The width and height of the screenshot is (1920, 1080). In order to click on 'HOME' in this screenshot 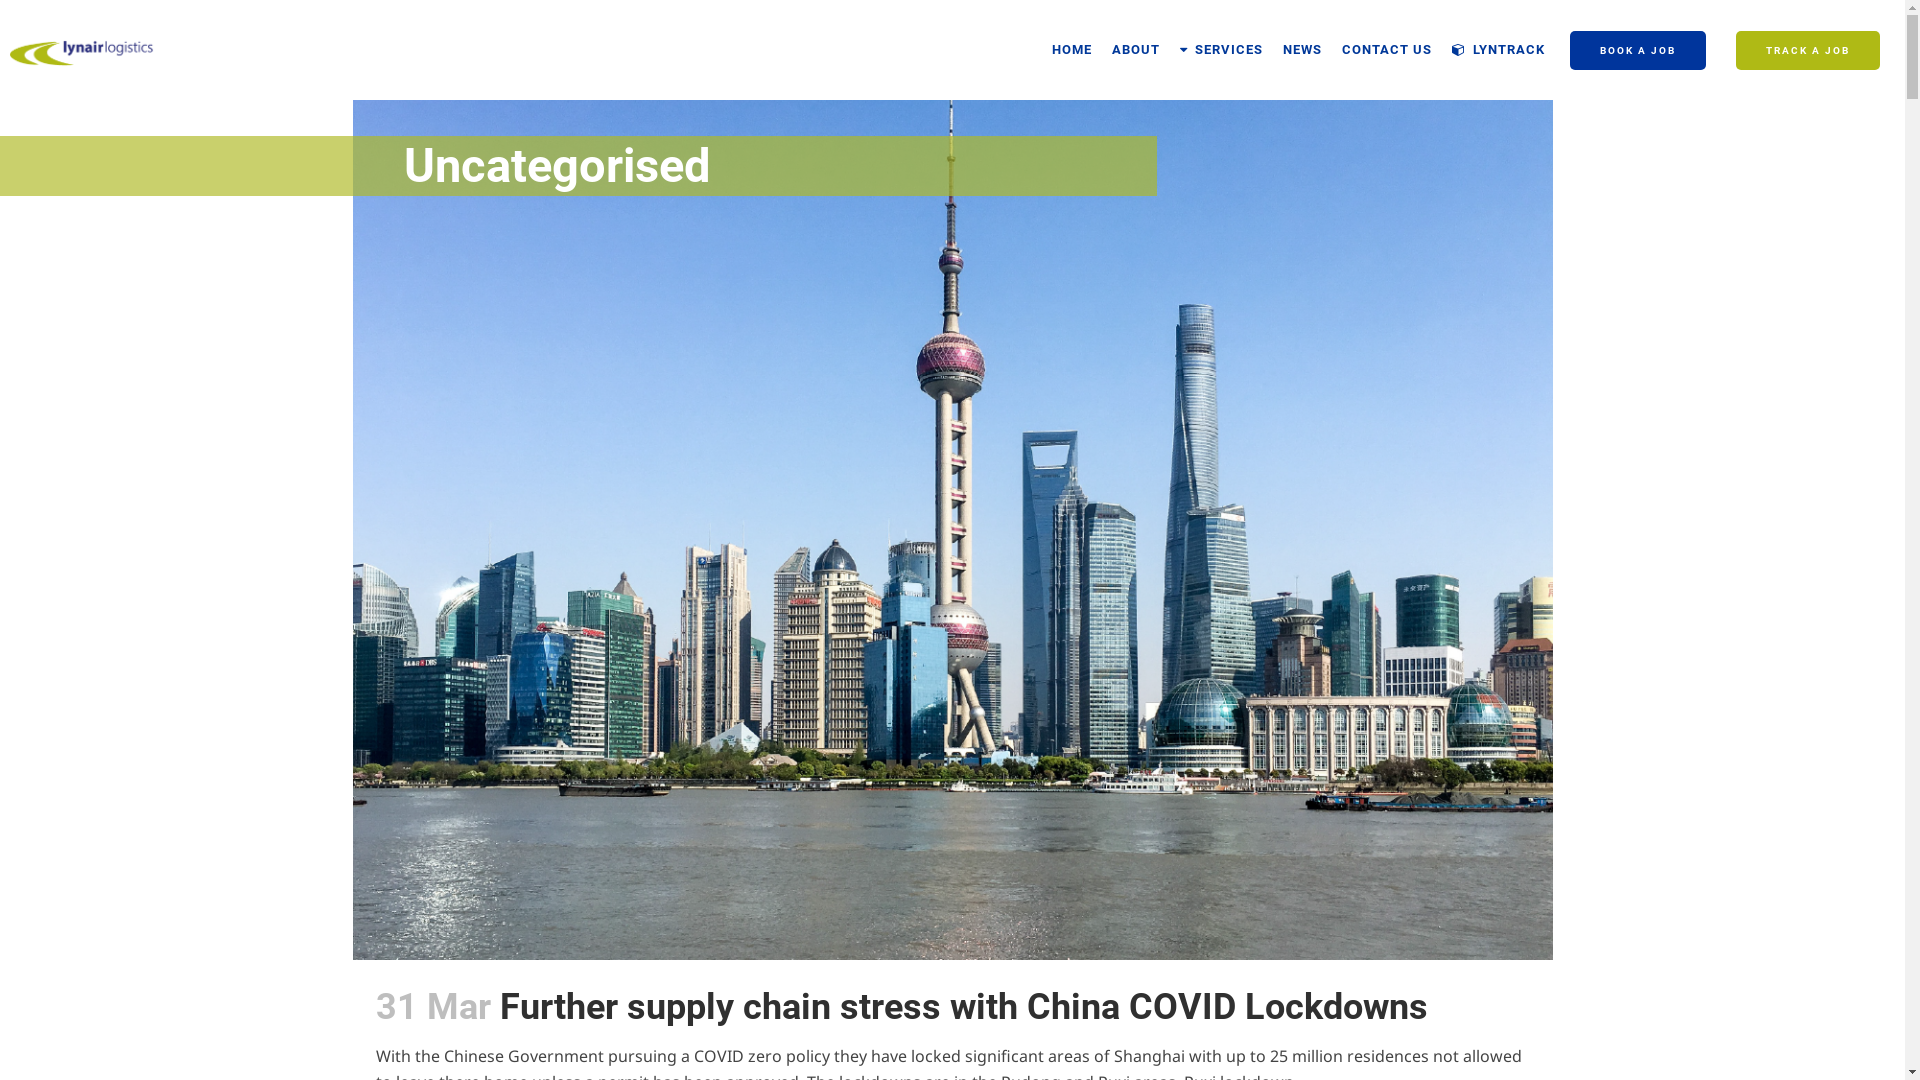, I will do `click(1070, 49)`.